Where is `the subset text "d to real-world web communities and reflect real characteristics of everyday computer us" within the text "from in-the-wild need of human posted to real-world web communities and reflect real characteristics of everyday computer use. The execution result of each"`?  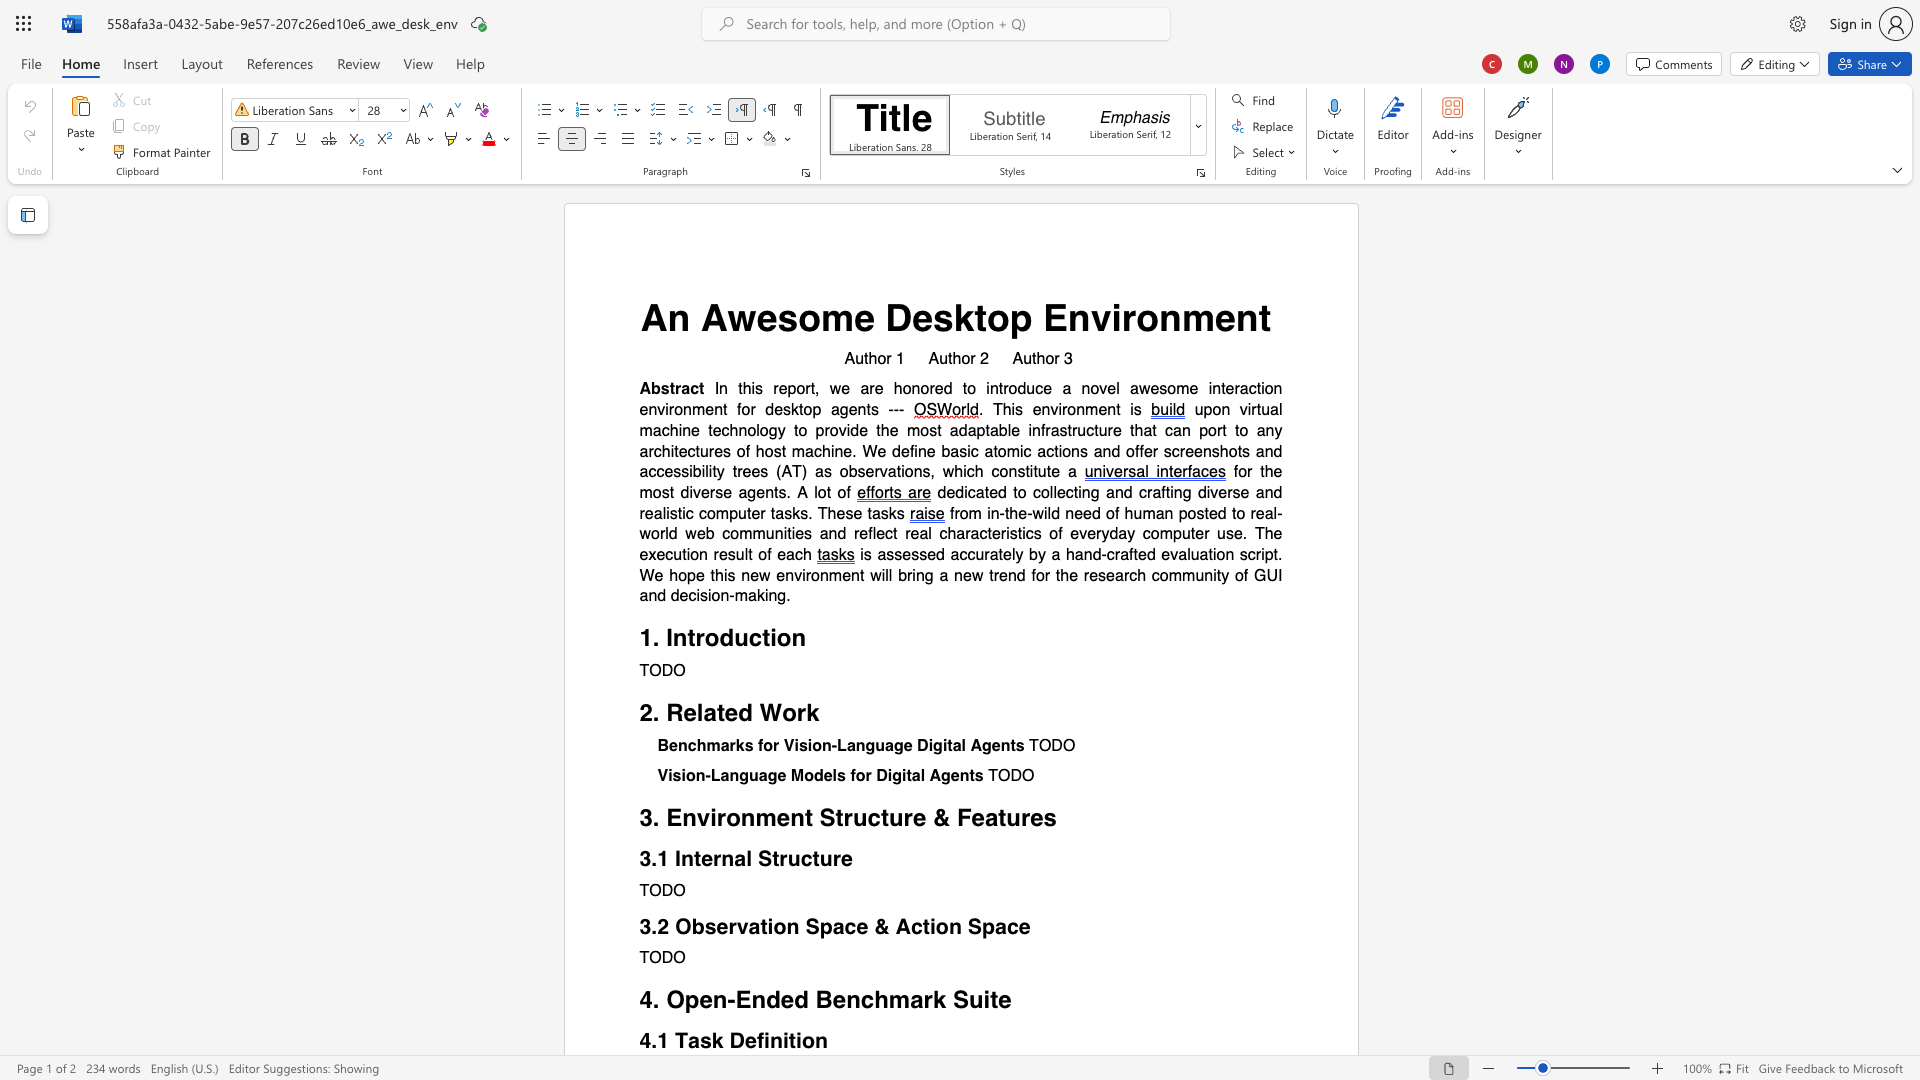
the subset text "d to real-world web communities and reflect real characteristics of everyday computer us" within the text "from in-the-wild need of human posted to real-world web communities and reflect real characteristics of everyday computer use. The execution result of each" is located at coordinates (1216, 512).